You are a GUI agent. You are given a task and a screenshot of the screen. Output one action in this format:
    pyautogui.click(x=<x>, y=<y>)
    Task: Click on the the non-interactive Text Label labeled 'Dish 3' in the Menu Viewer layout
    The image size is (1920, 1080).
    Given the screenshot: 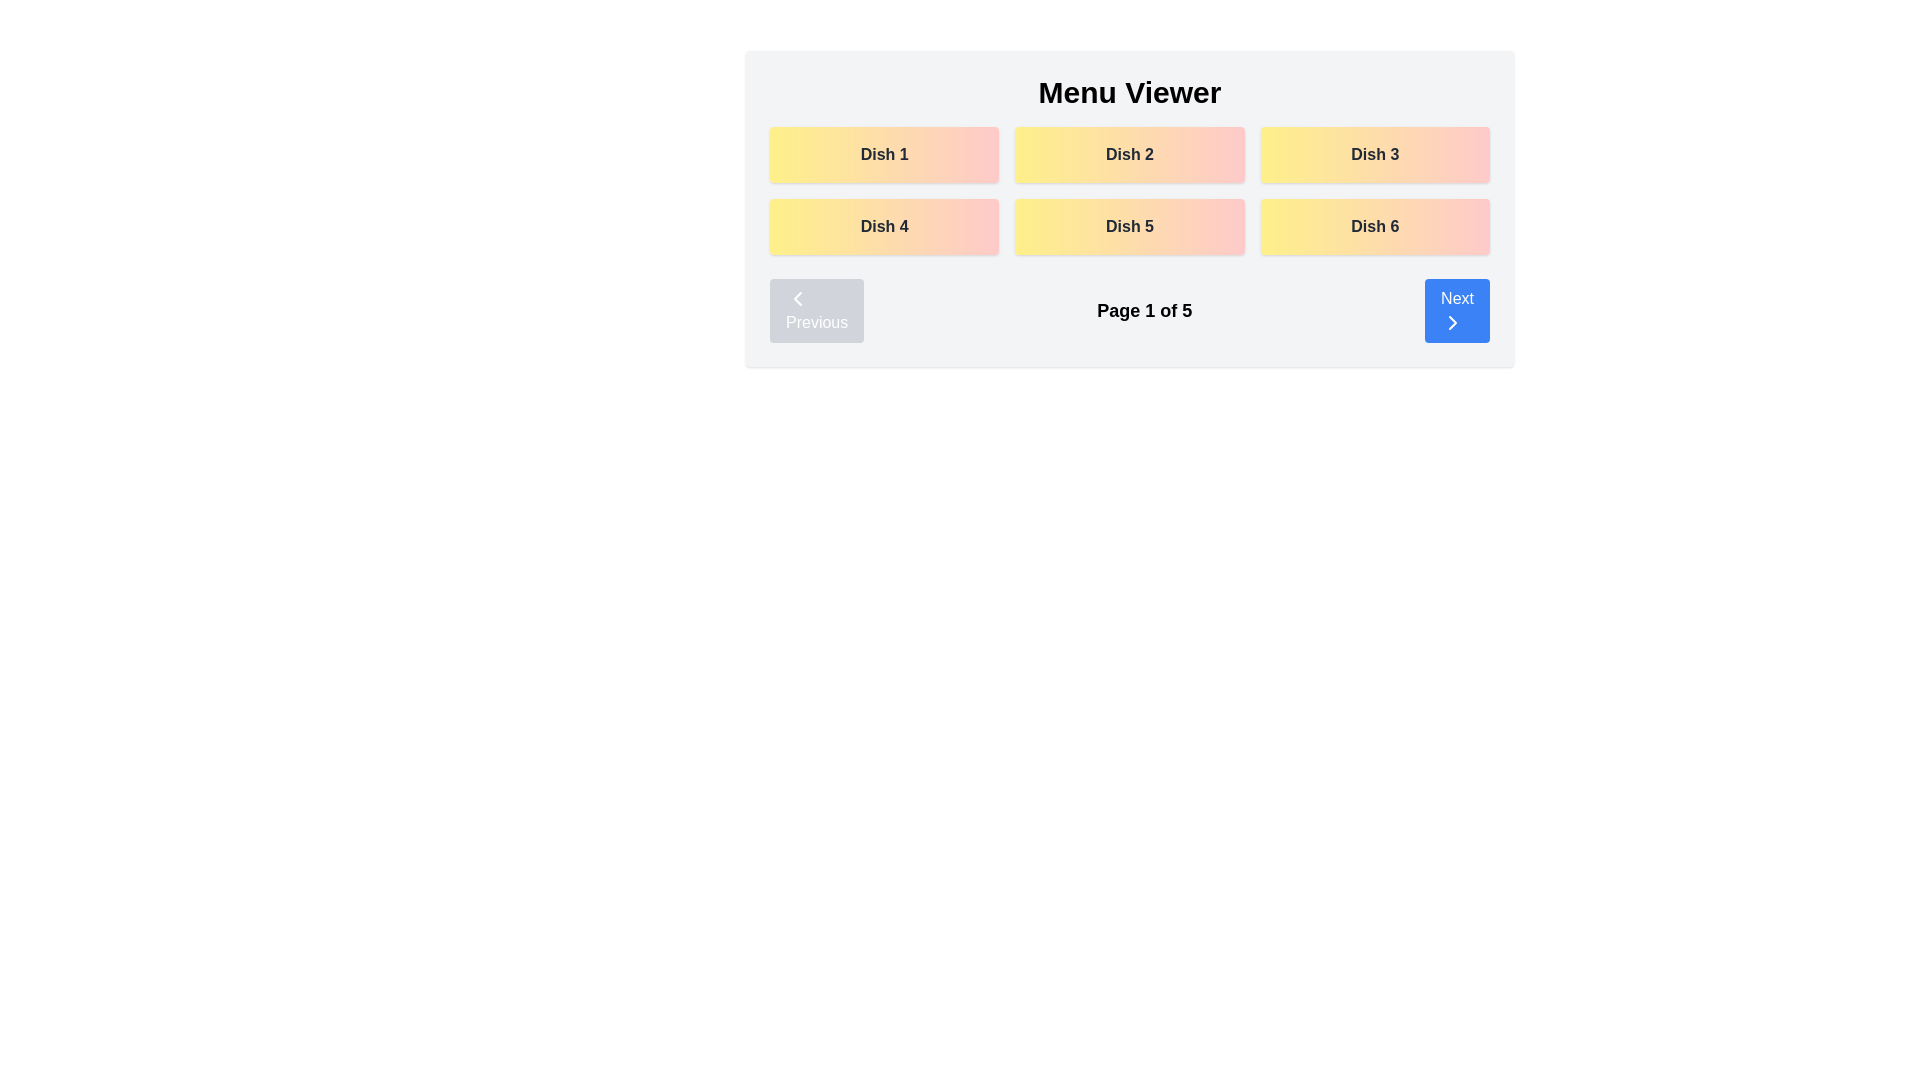 What is the action you would take?
    pyautogui.click(x=1374, y=153)
    